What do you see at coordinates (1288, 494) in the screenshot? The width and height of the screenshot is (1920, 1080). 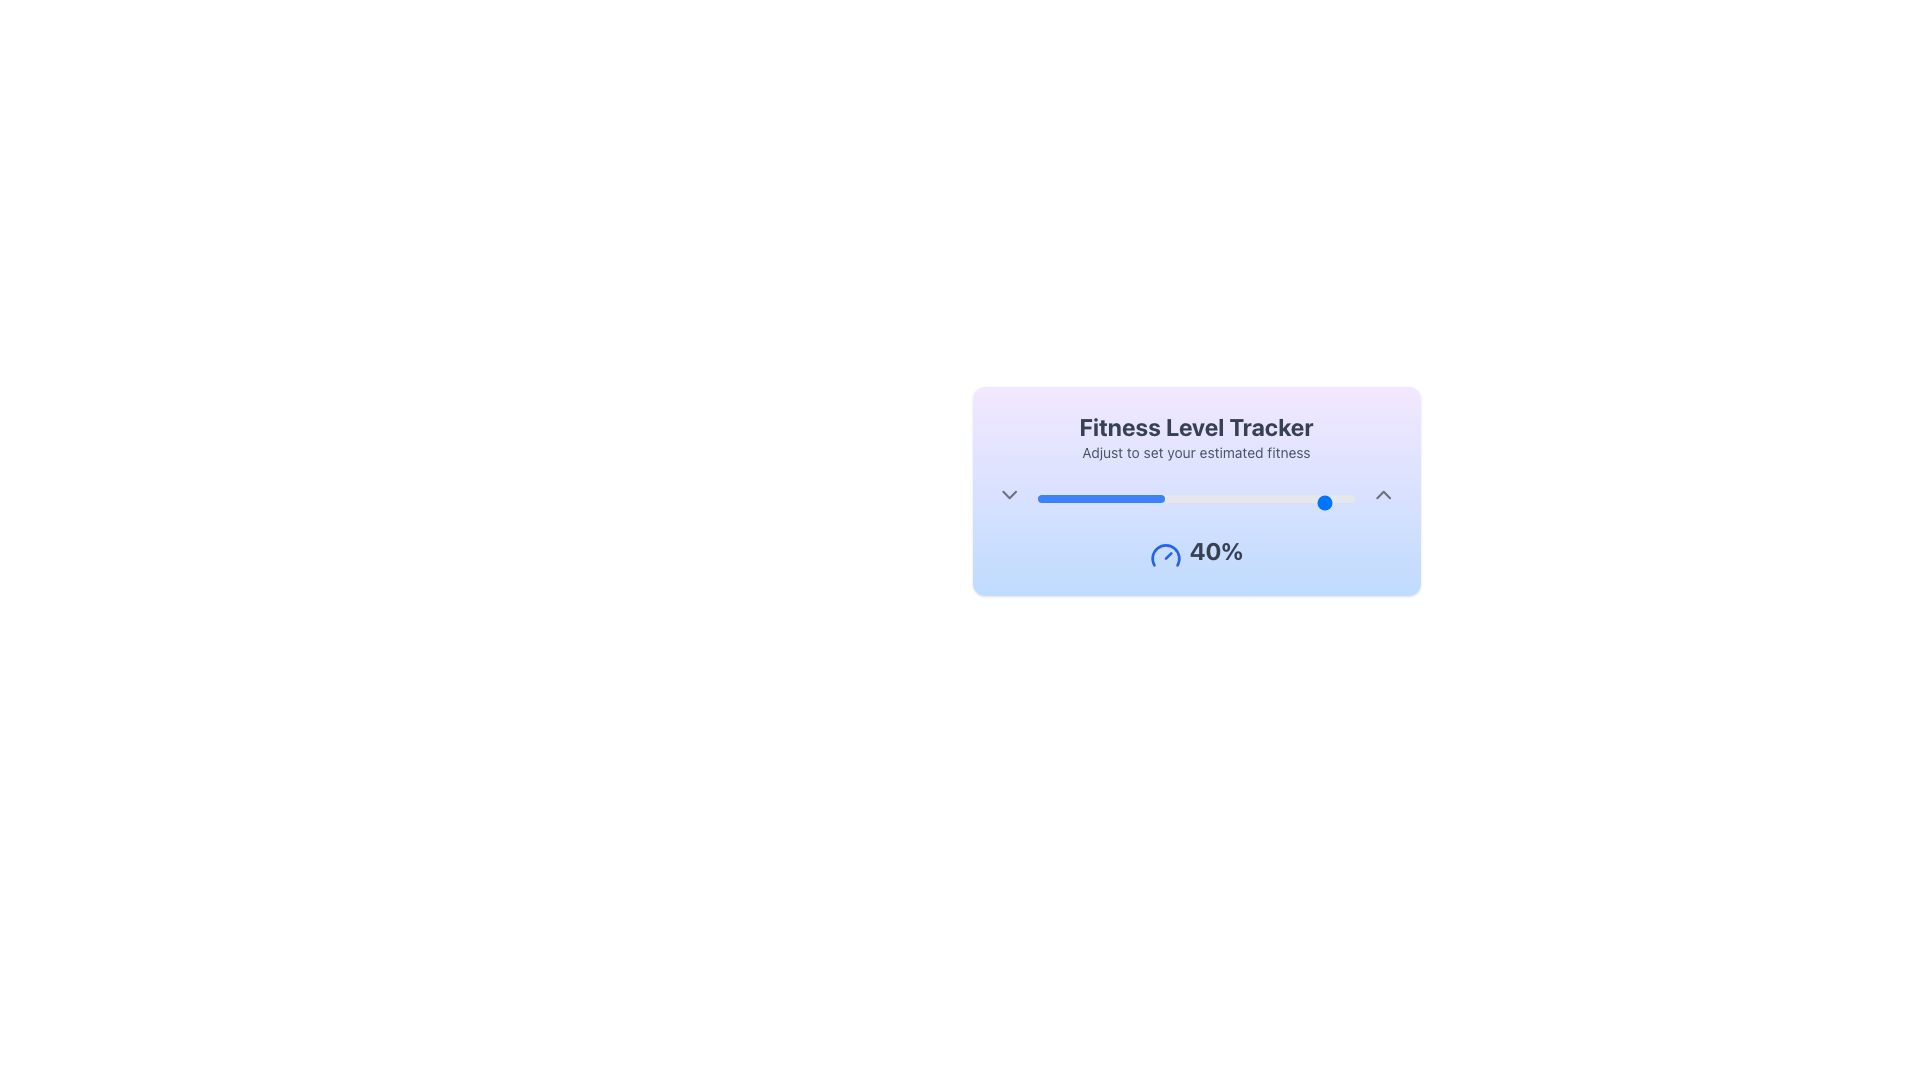 I see `the slider value` at bounding box center [1288, 494].